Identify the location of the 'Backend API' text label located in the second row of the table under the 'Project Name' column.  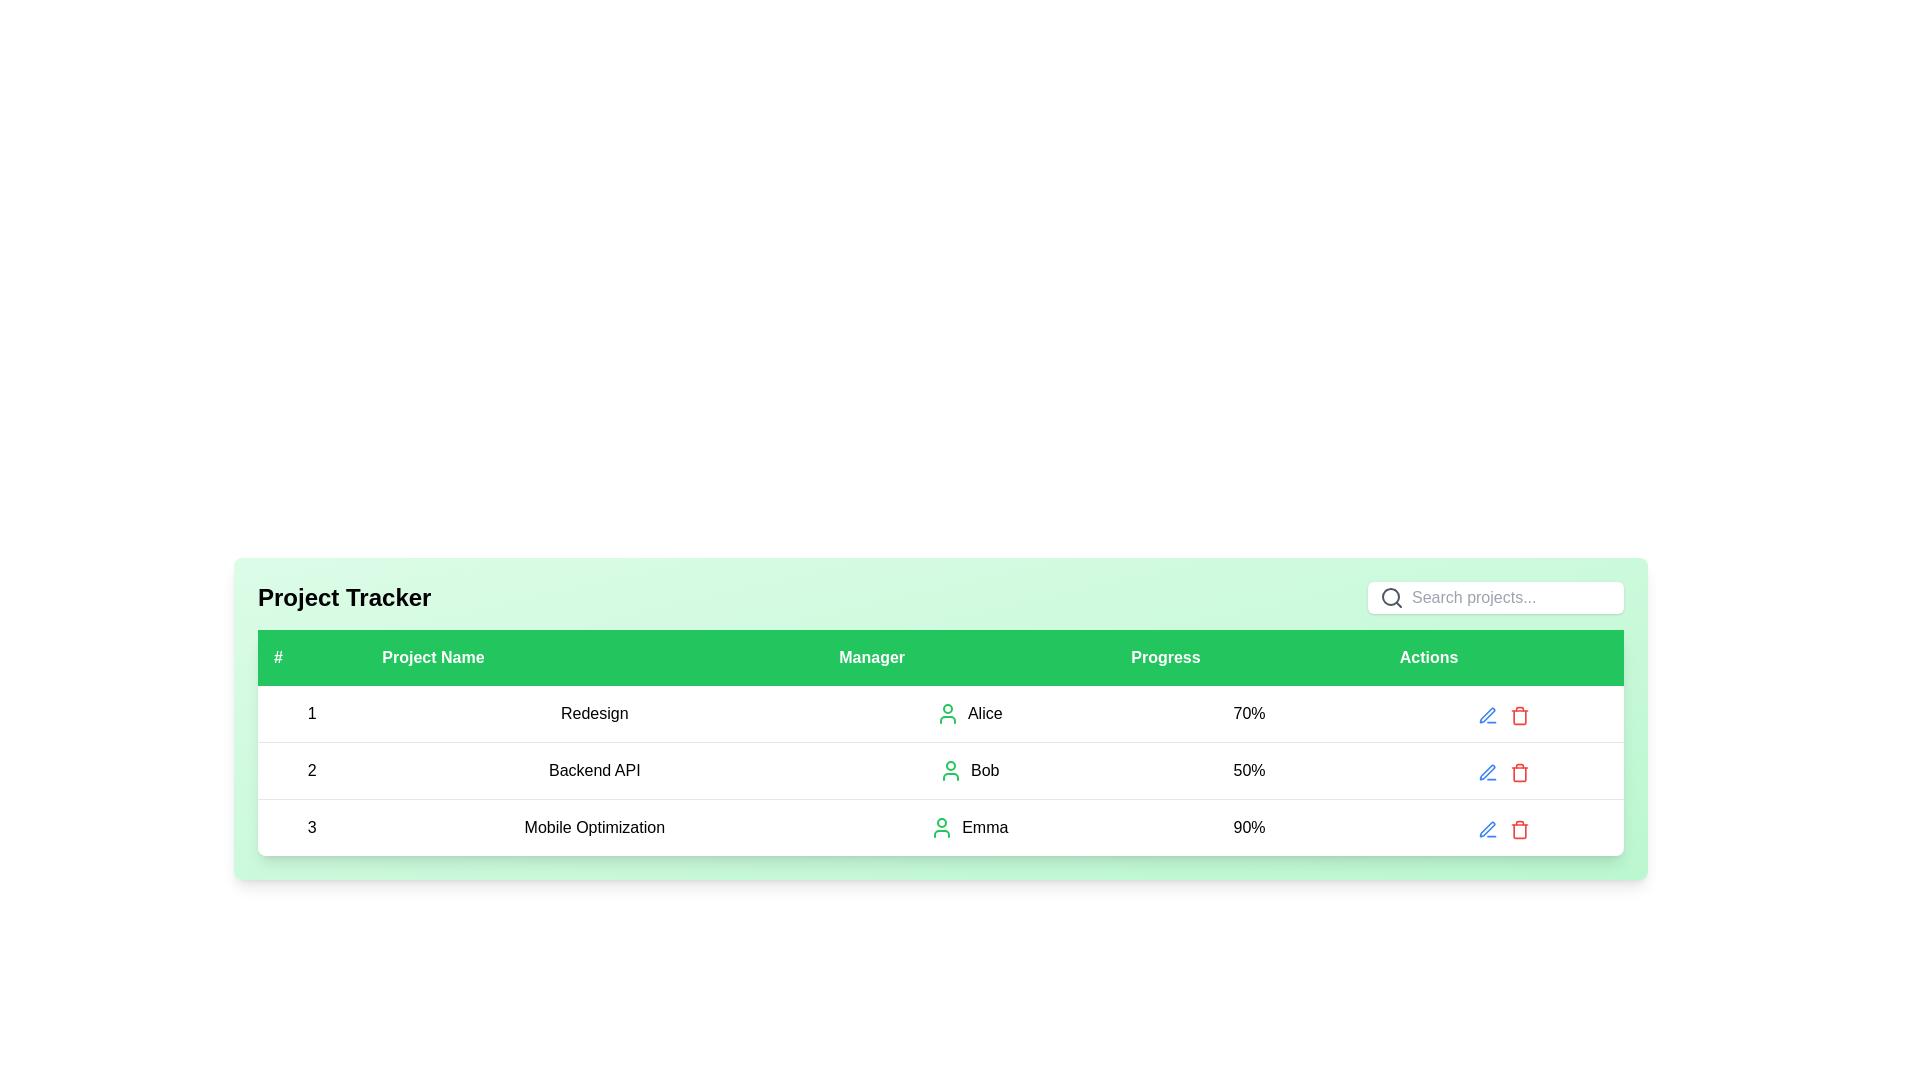
(593, 770).